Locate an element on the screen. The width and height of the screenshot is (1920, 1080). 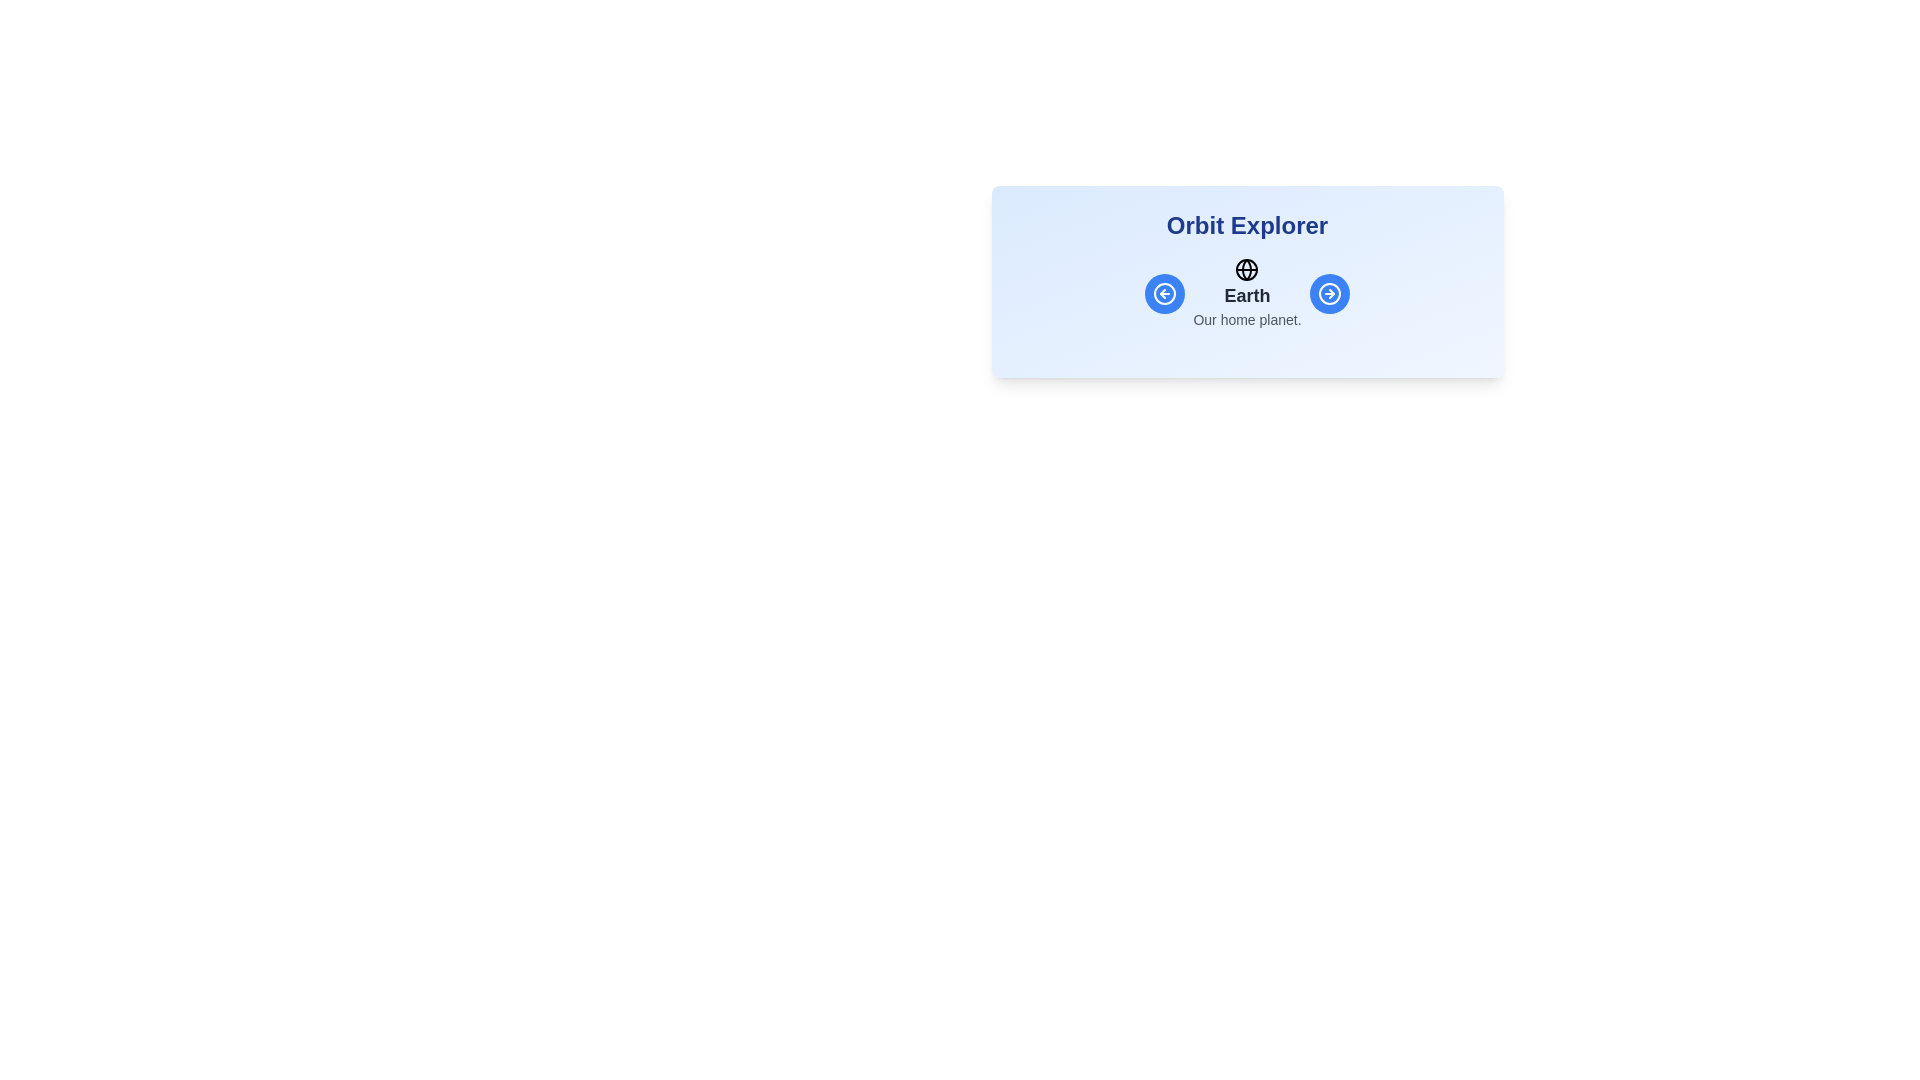
the leftward arrow circular icon button within the 'Orbit Explorer' section is located at coordinates (1165, 293).